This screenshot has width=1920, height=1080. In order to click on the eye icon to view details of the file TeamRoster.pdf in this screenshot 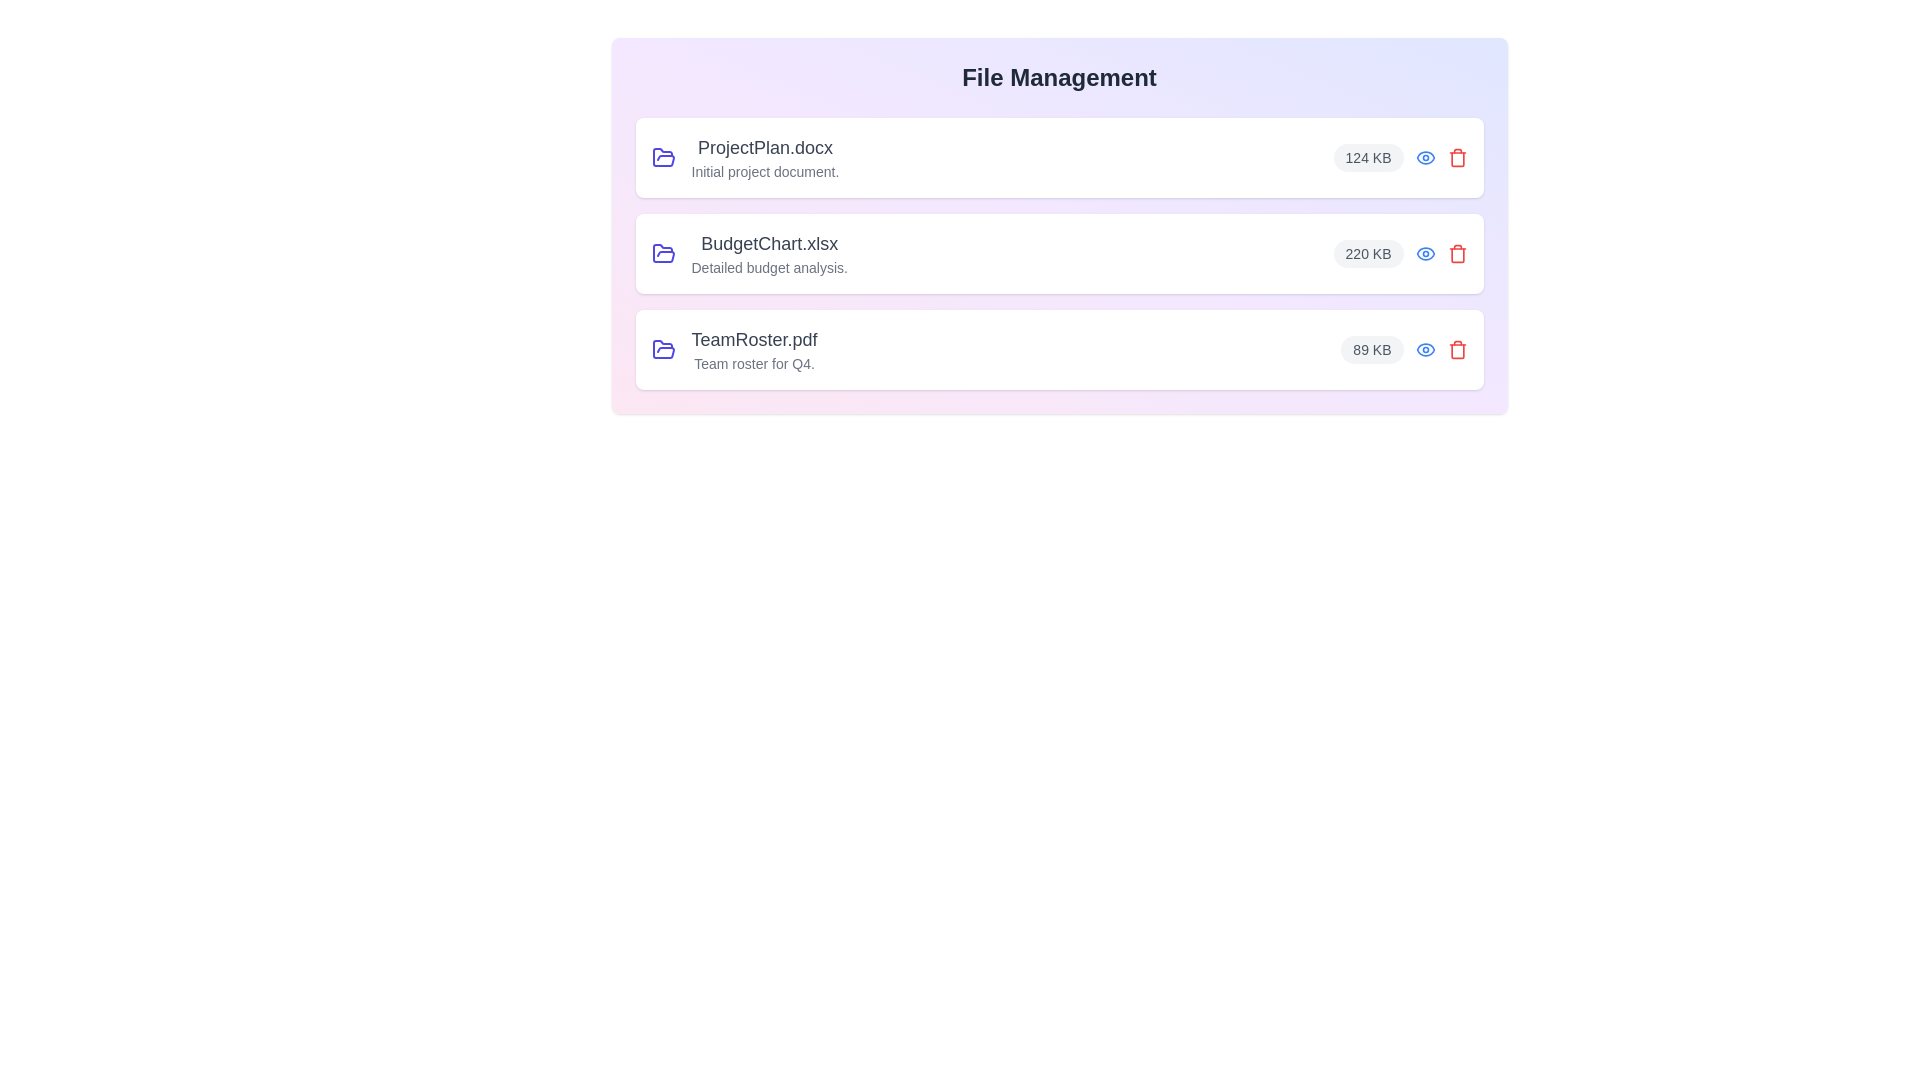, I will do `click(1424, 349)`.